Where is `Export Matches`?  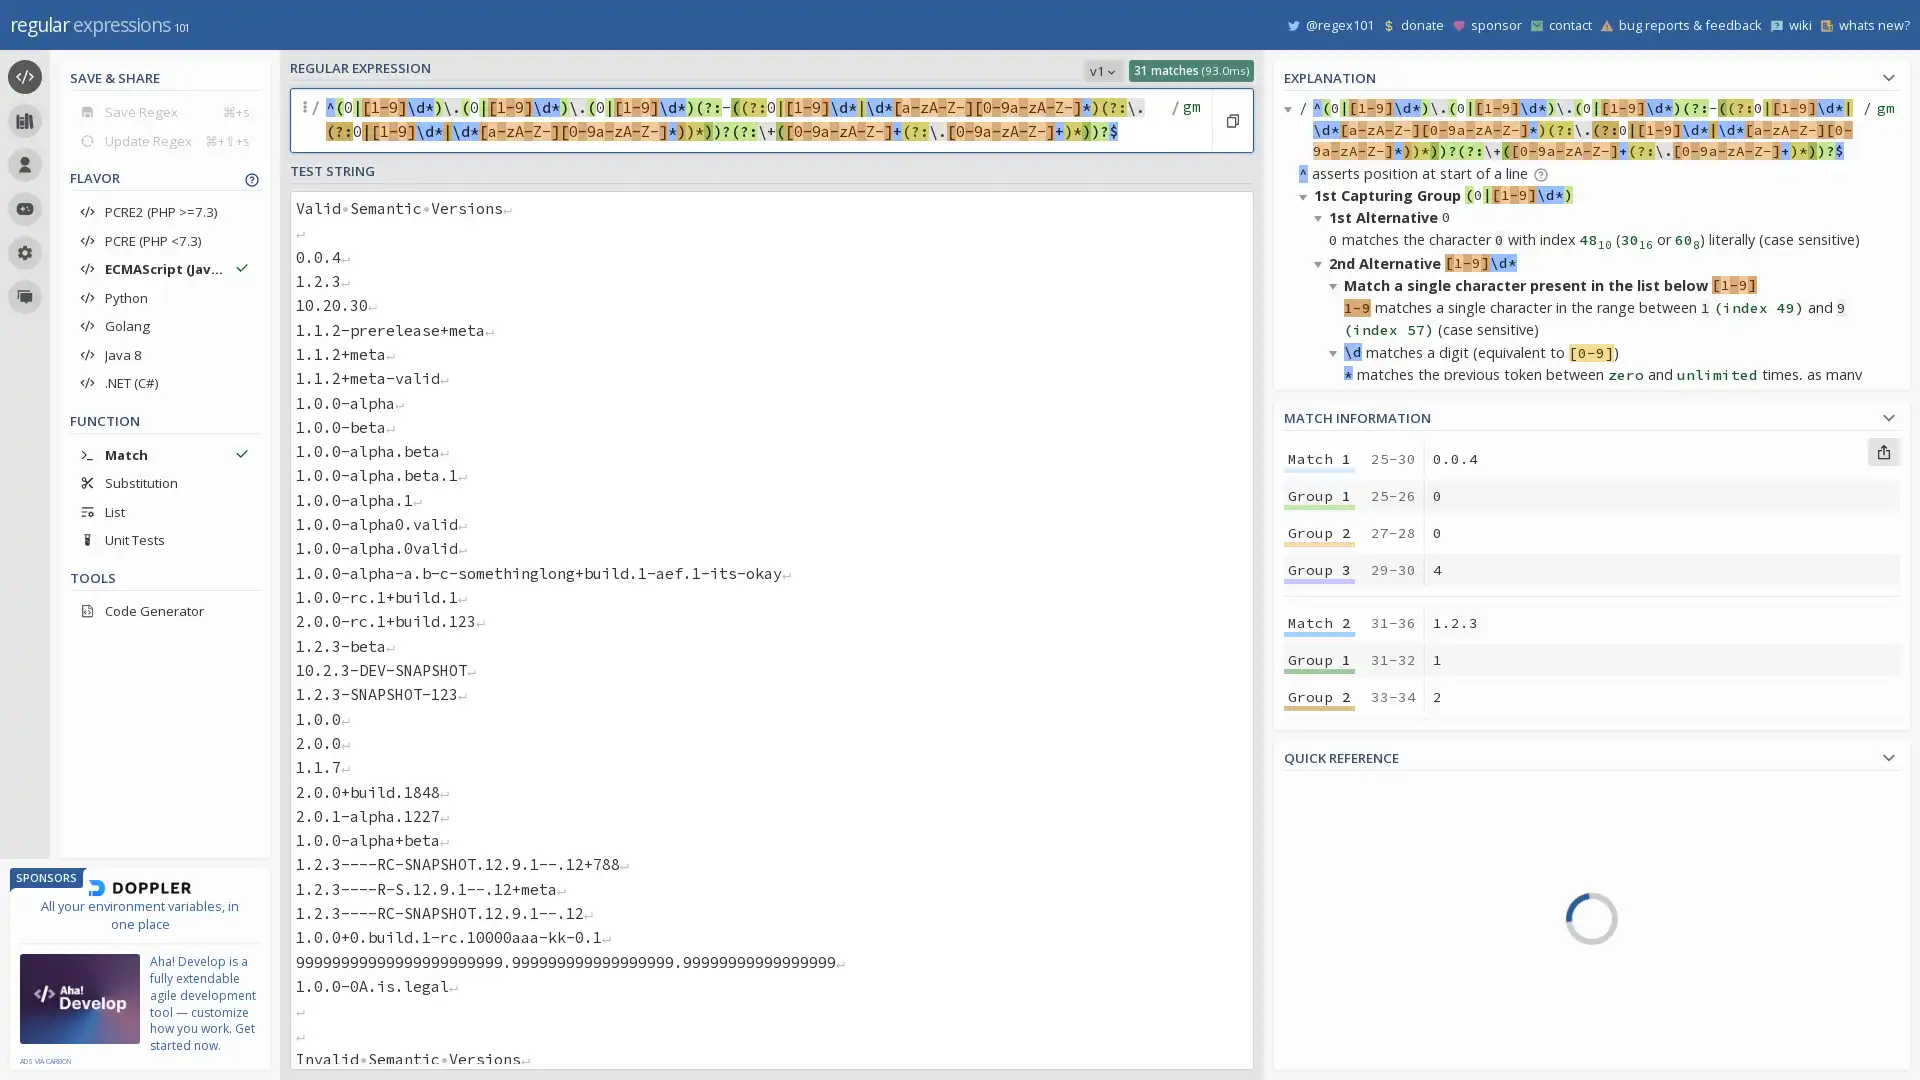
Export Matches is located at coordinates (1882, 451).